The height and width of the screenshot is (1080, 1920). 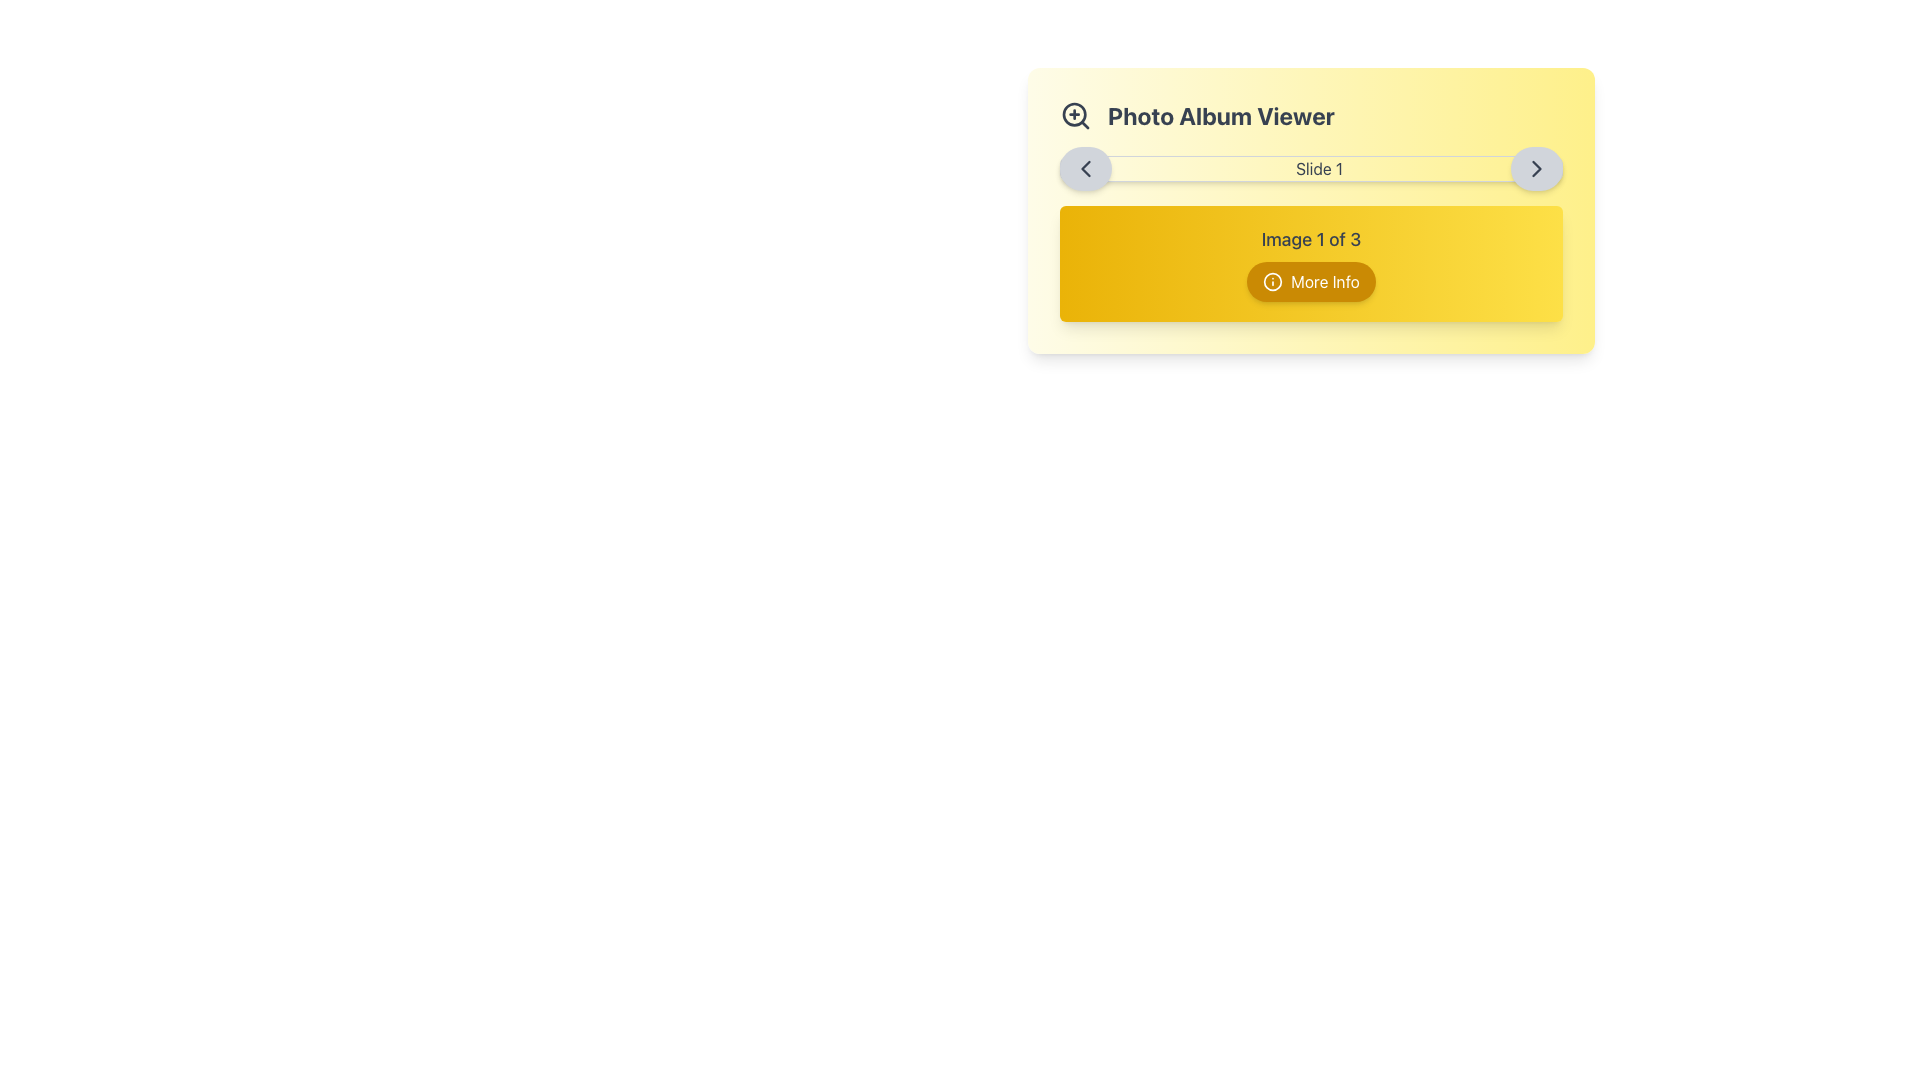 I want to click on the 'More Info' button that contains the information icon, which is characterized by a circular shape with a stroke outline and a smaller symbol inside, so click(x=1272, y=281).